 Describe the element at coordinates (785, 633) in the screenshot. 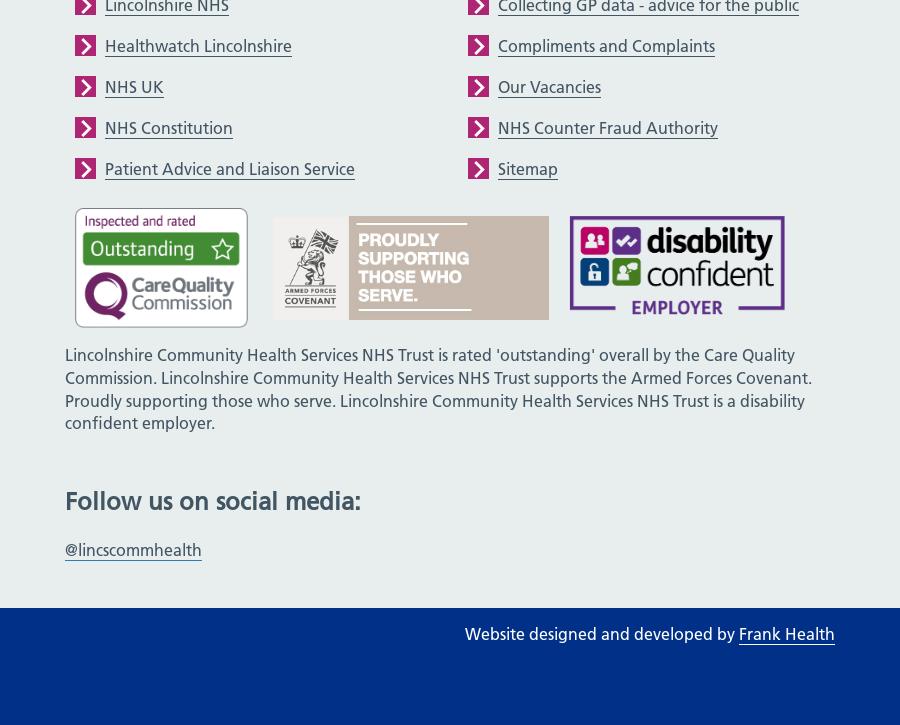

I see `'Frank Health'` at that location.